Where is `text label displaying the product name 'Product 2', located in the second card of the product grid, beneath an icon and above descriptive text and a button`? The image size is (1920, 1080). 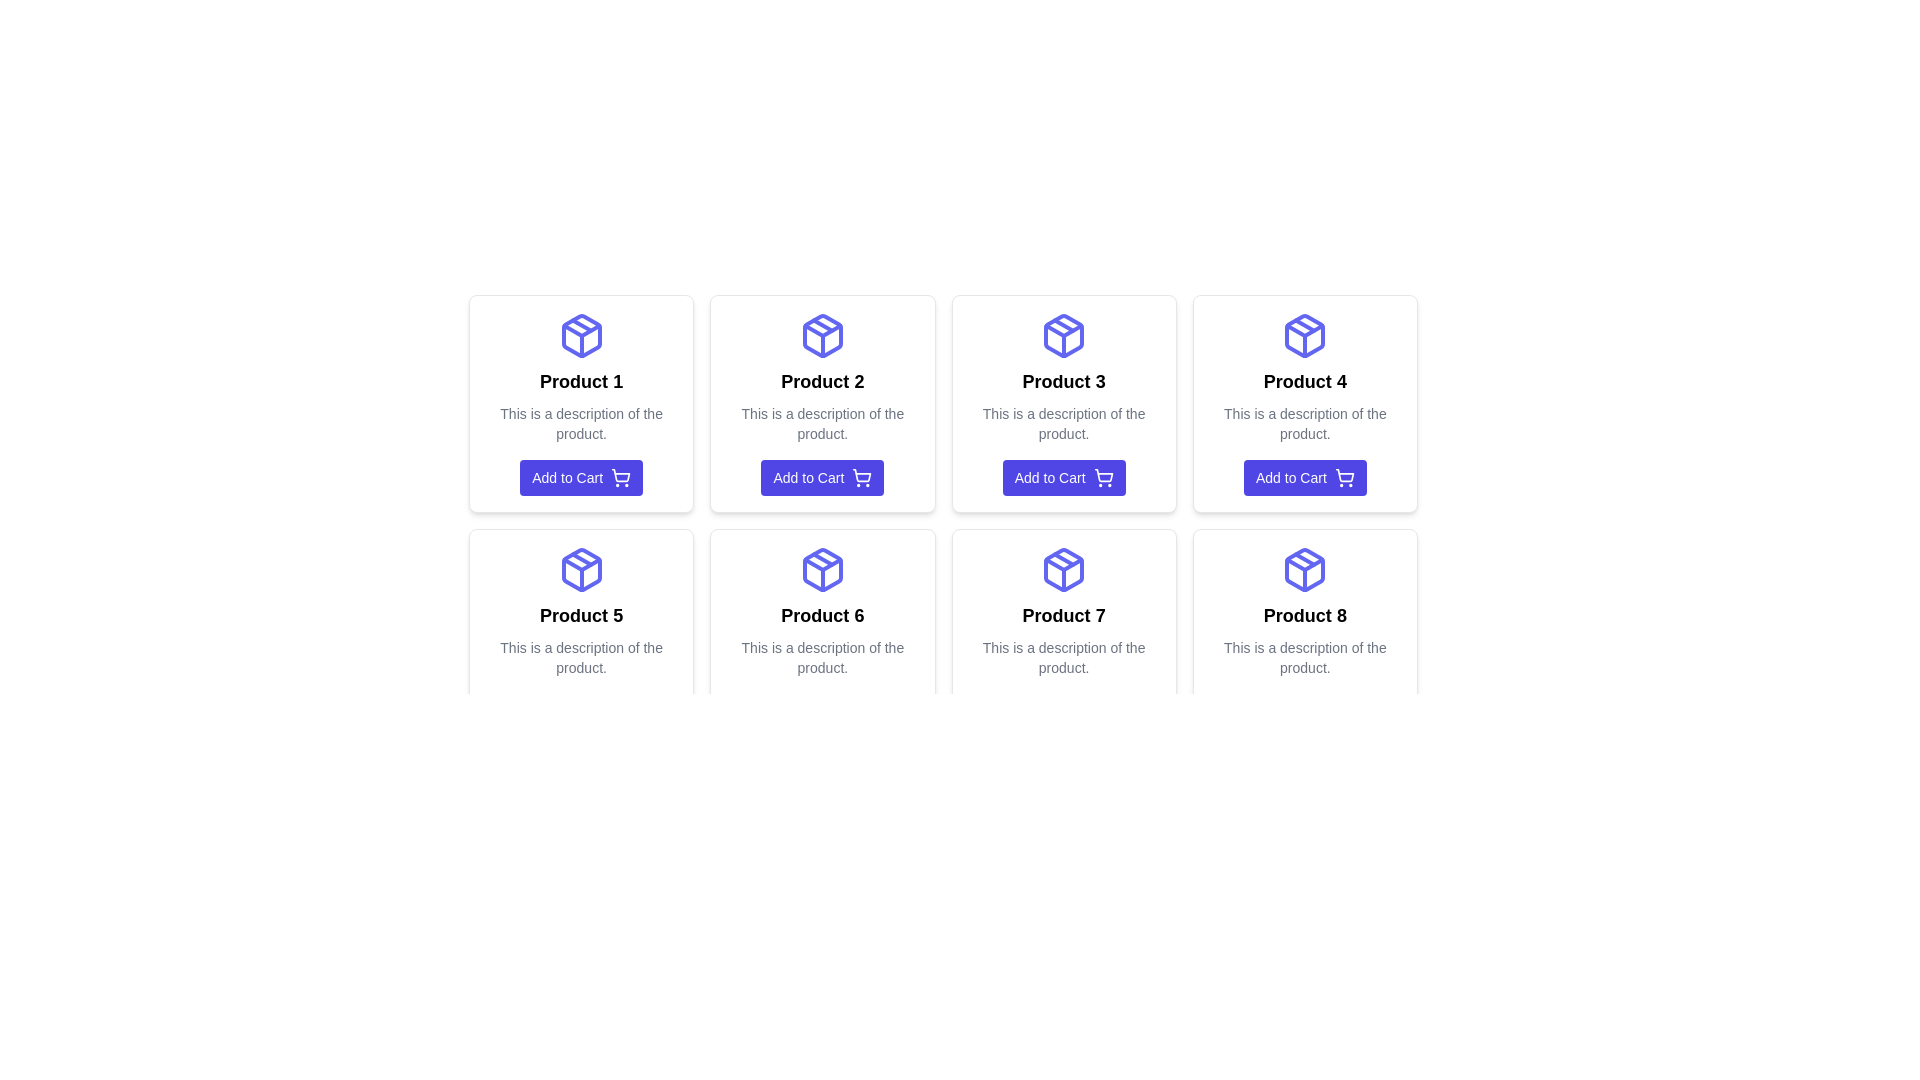
text label displaying the product name 'Product 2', located in the second card of the product grid, beneath an icon and above descriptive text and a button is located at coordinates (822, 381).